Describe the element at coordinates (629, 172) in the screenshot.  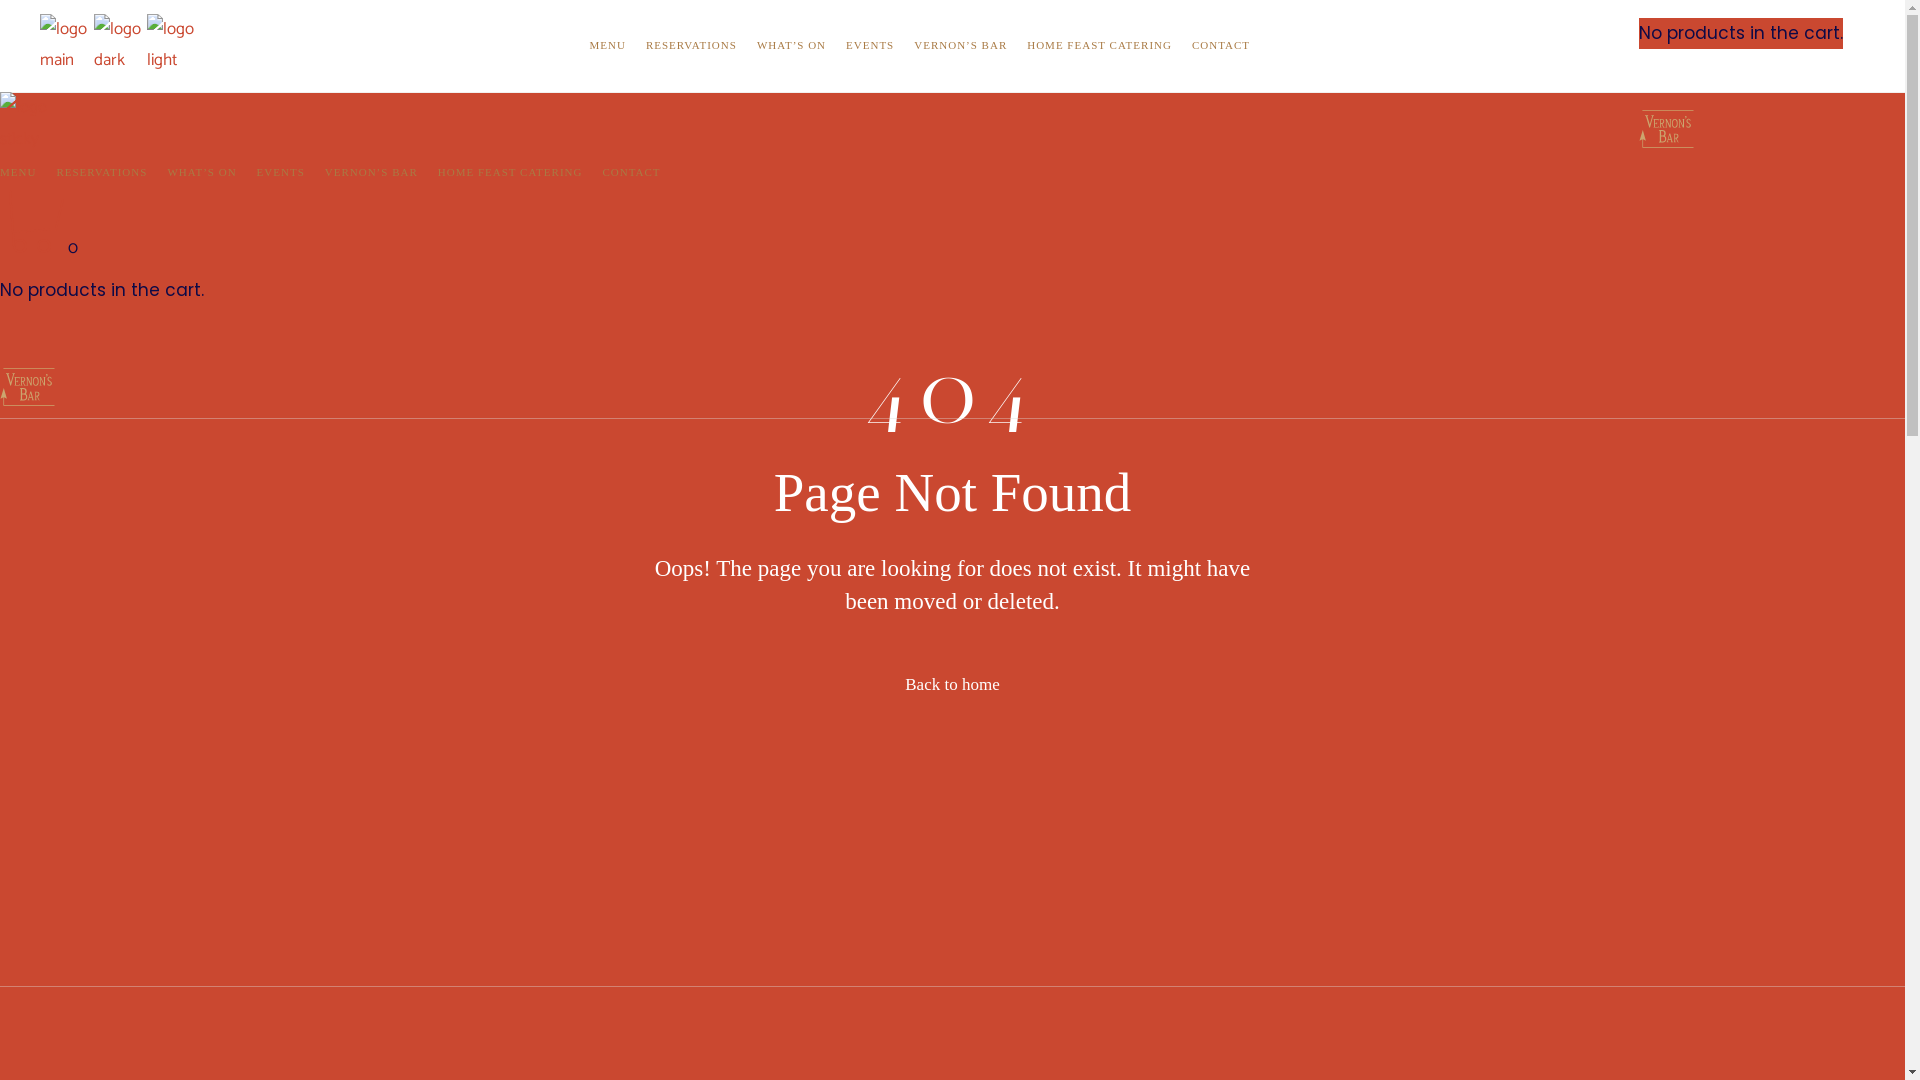
I see `'CONTACT'` at that location.